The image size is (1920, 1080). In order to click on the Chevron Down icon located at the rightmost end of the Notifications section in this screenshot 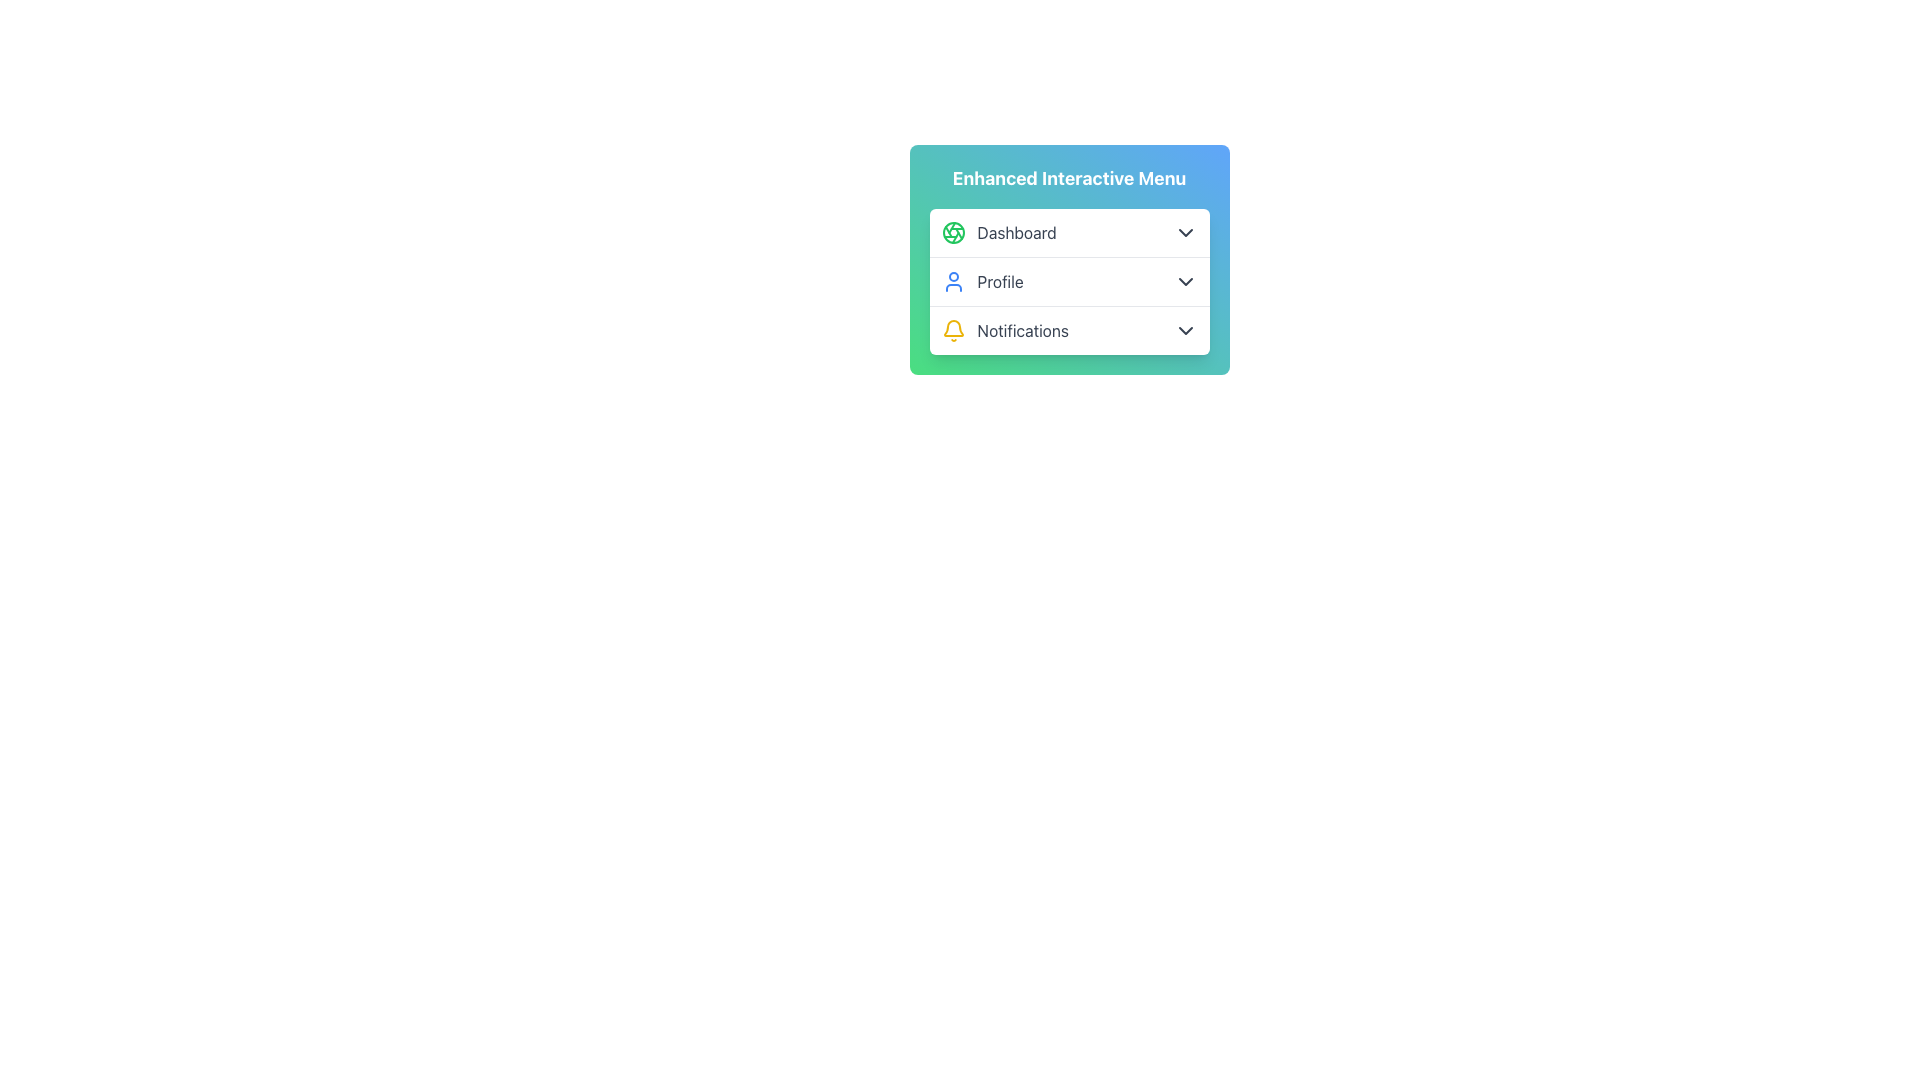, I will do `click(1185, 330)`.